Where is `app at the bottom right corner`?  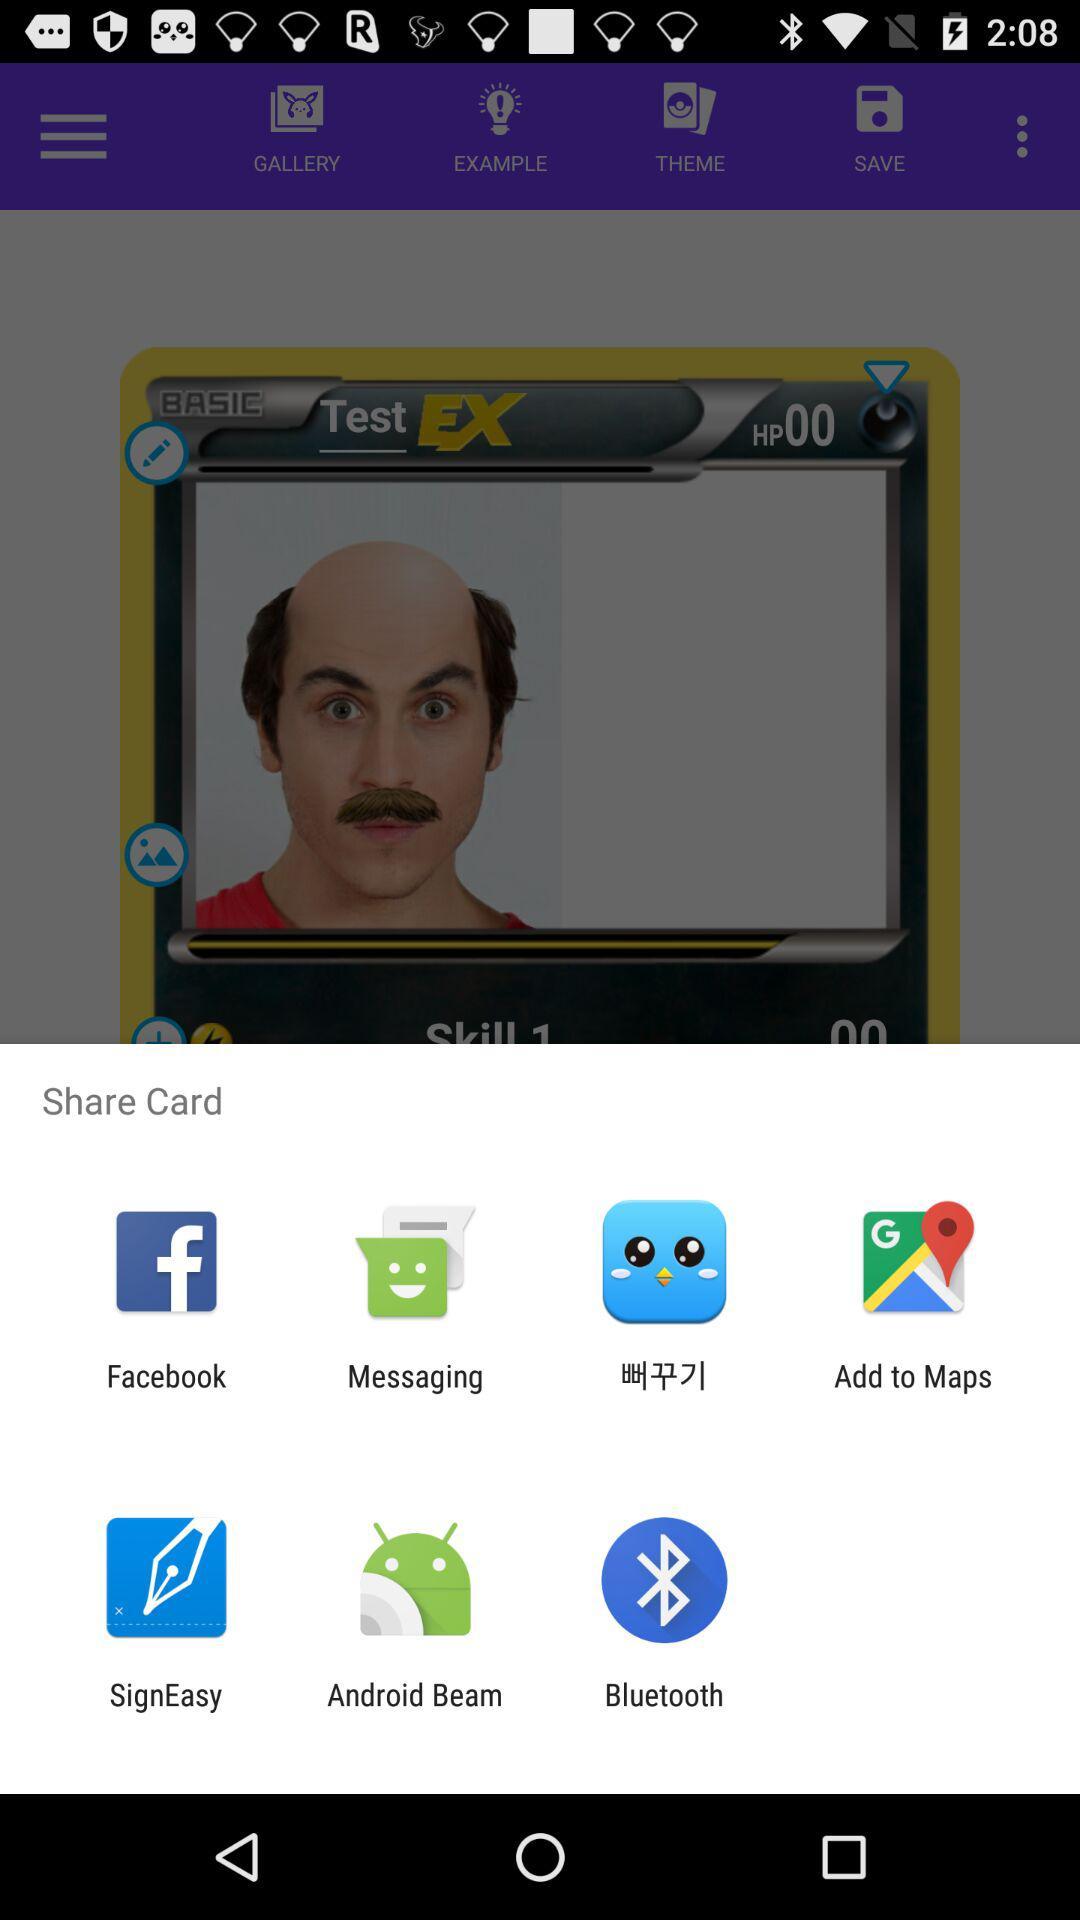
app at the bottom right corner is located at coordinates (913, 1392).